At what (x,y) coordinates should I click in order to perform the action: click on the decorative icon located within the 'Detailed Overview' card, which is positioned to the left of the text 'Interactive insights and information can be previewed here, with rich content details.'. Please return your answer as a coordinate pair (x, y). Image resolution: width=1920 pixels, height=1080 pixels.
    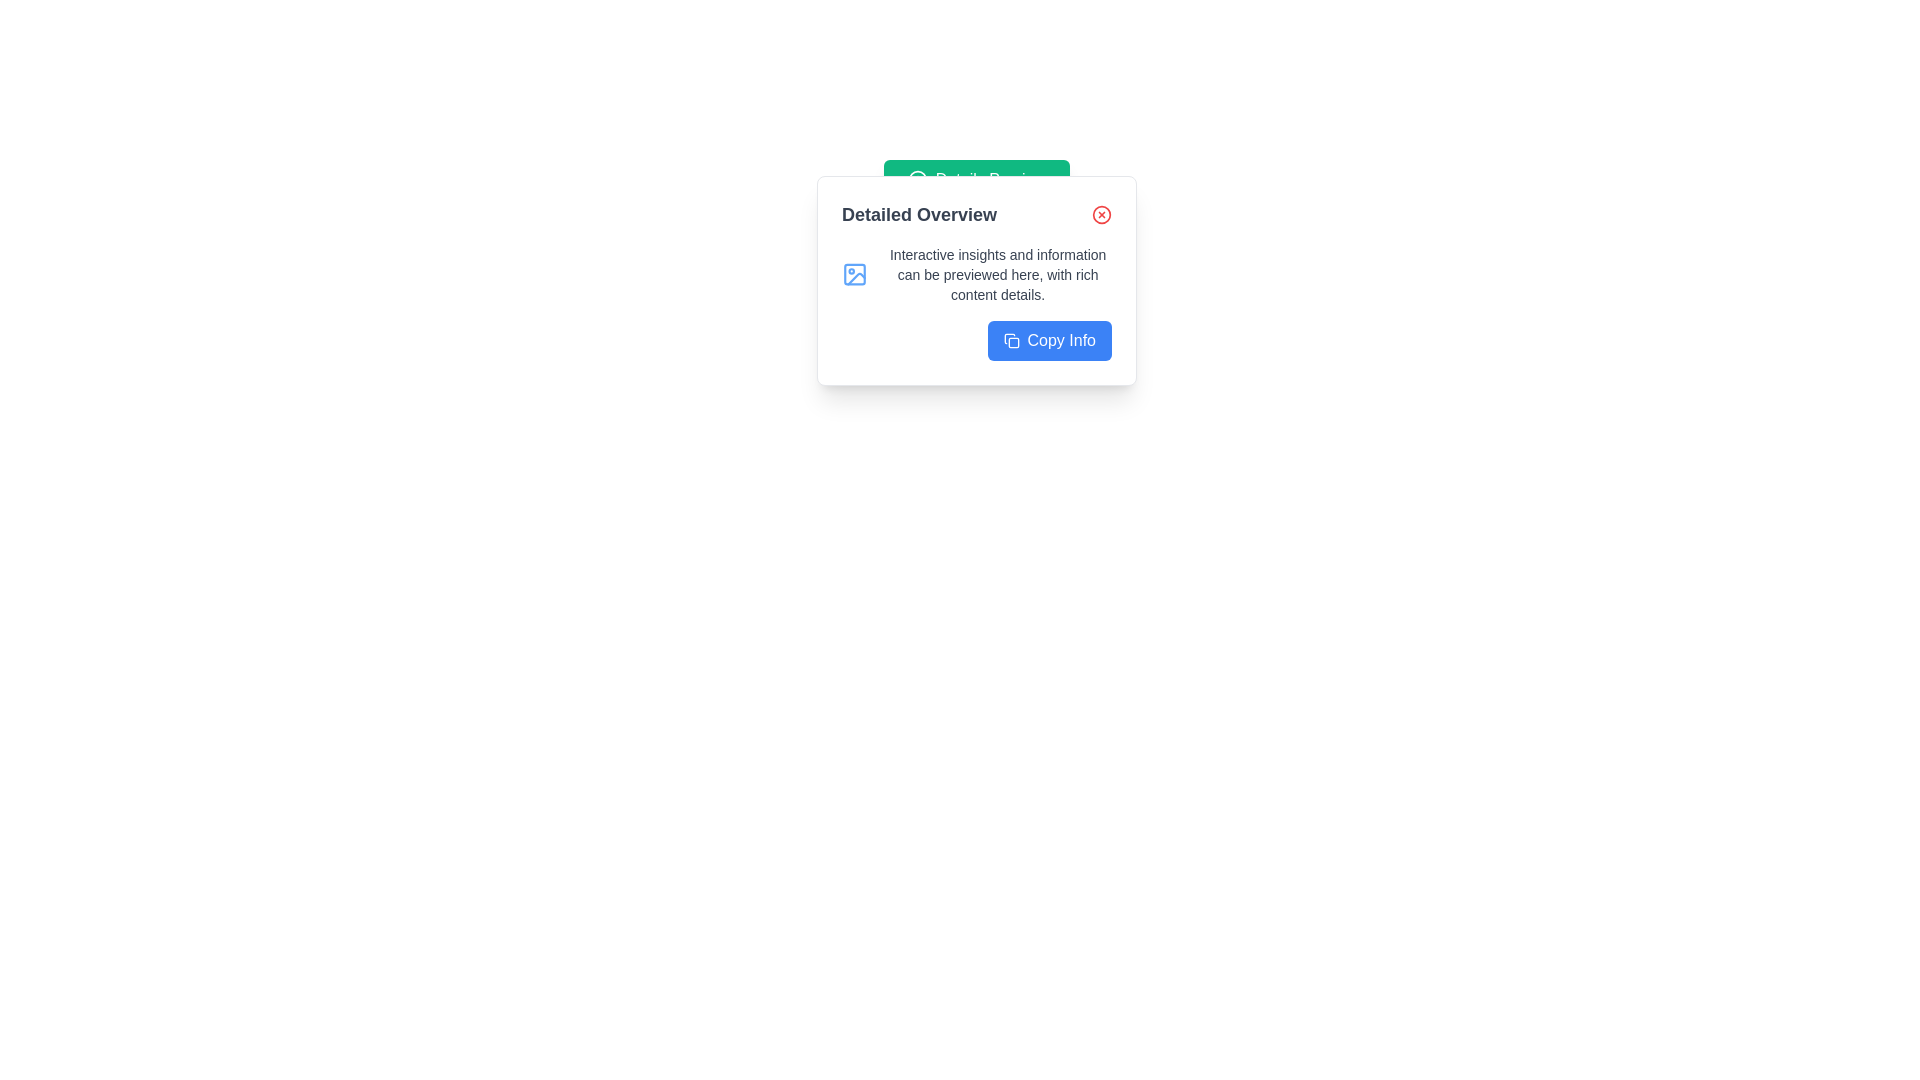
    Looking at the image, I should click on (855, 274).